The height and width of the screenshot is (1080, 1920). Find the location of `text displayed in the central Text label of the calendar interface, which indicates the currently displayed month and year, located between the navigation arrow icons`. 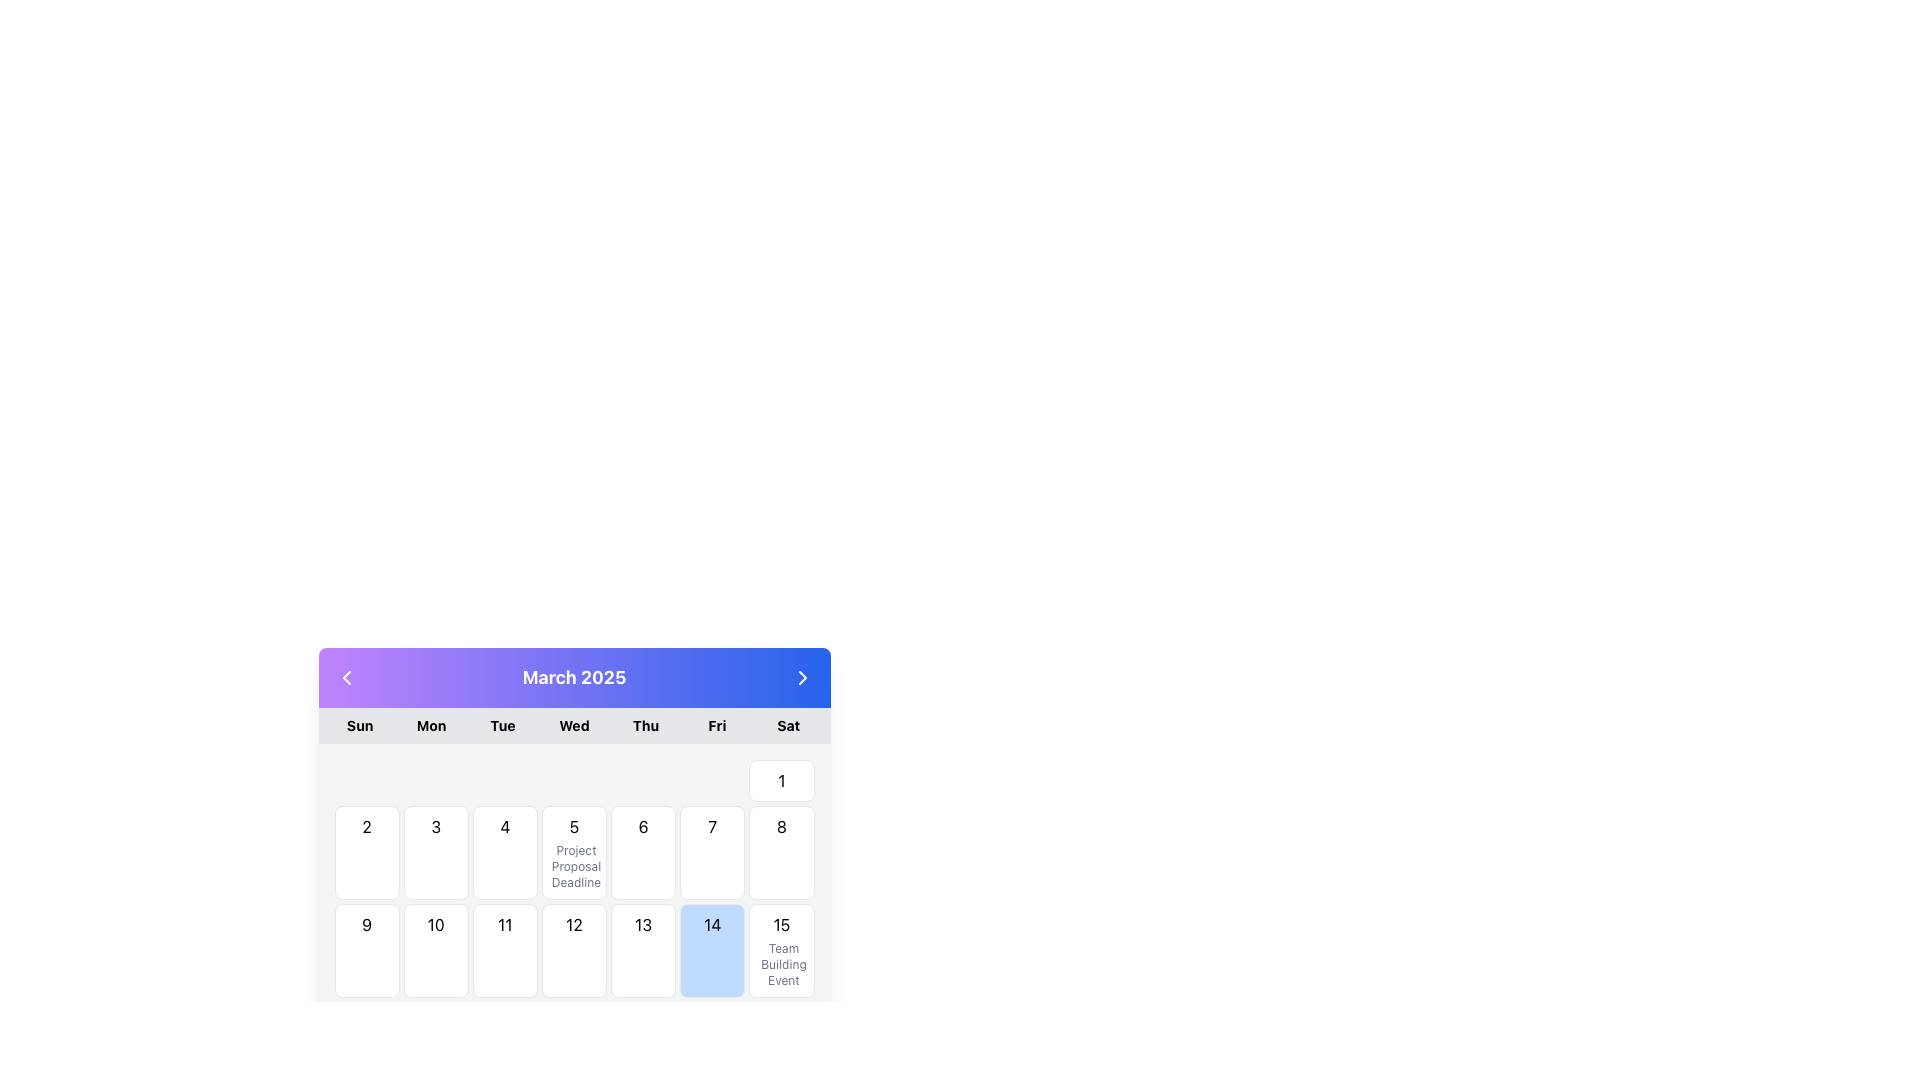

text displayed in the central Text label of the calendar interface, which indicates the currently displayed month and year, located between the navigation arrow icons is located at coordinates (573, 677).